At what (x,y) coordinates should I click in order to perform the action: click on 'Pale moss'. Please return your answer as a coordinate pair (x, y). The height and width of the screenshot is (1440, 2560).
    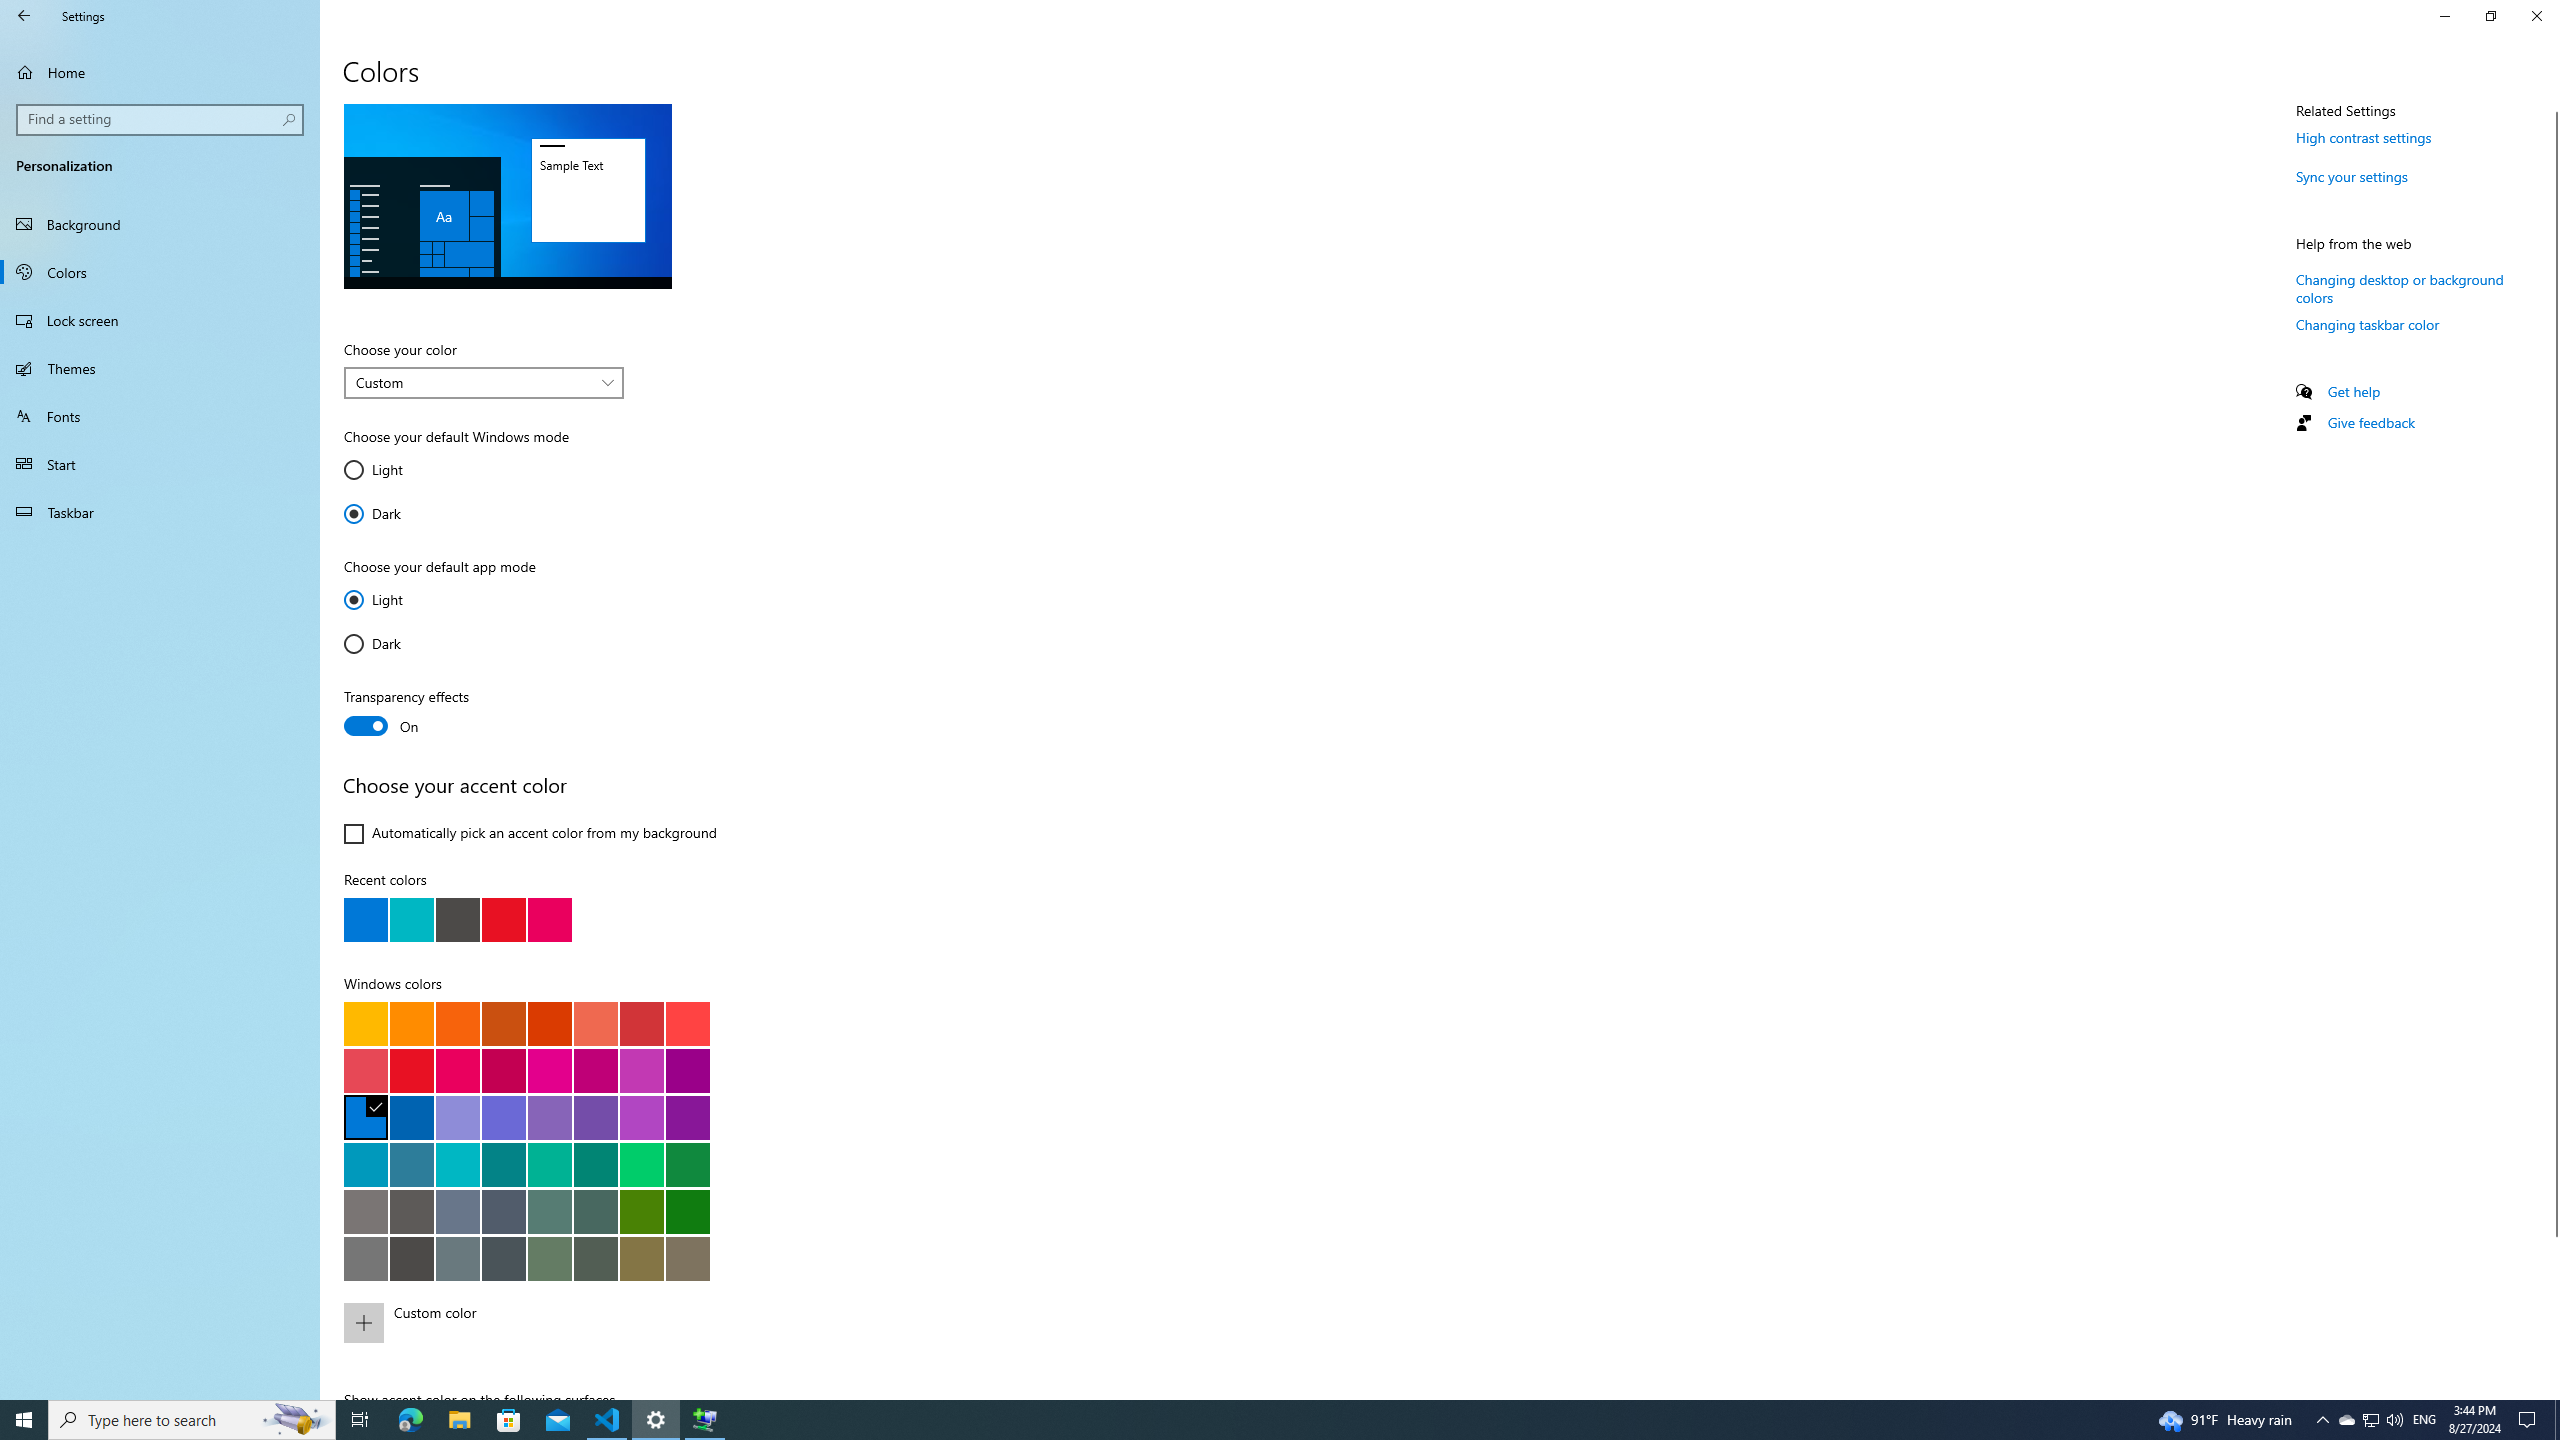
    Looking at the image, I should click on (549, 1210).